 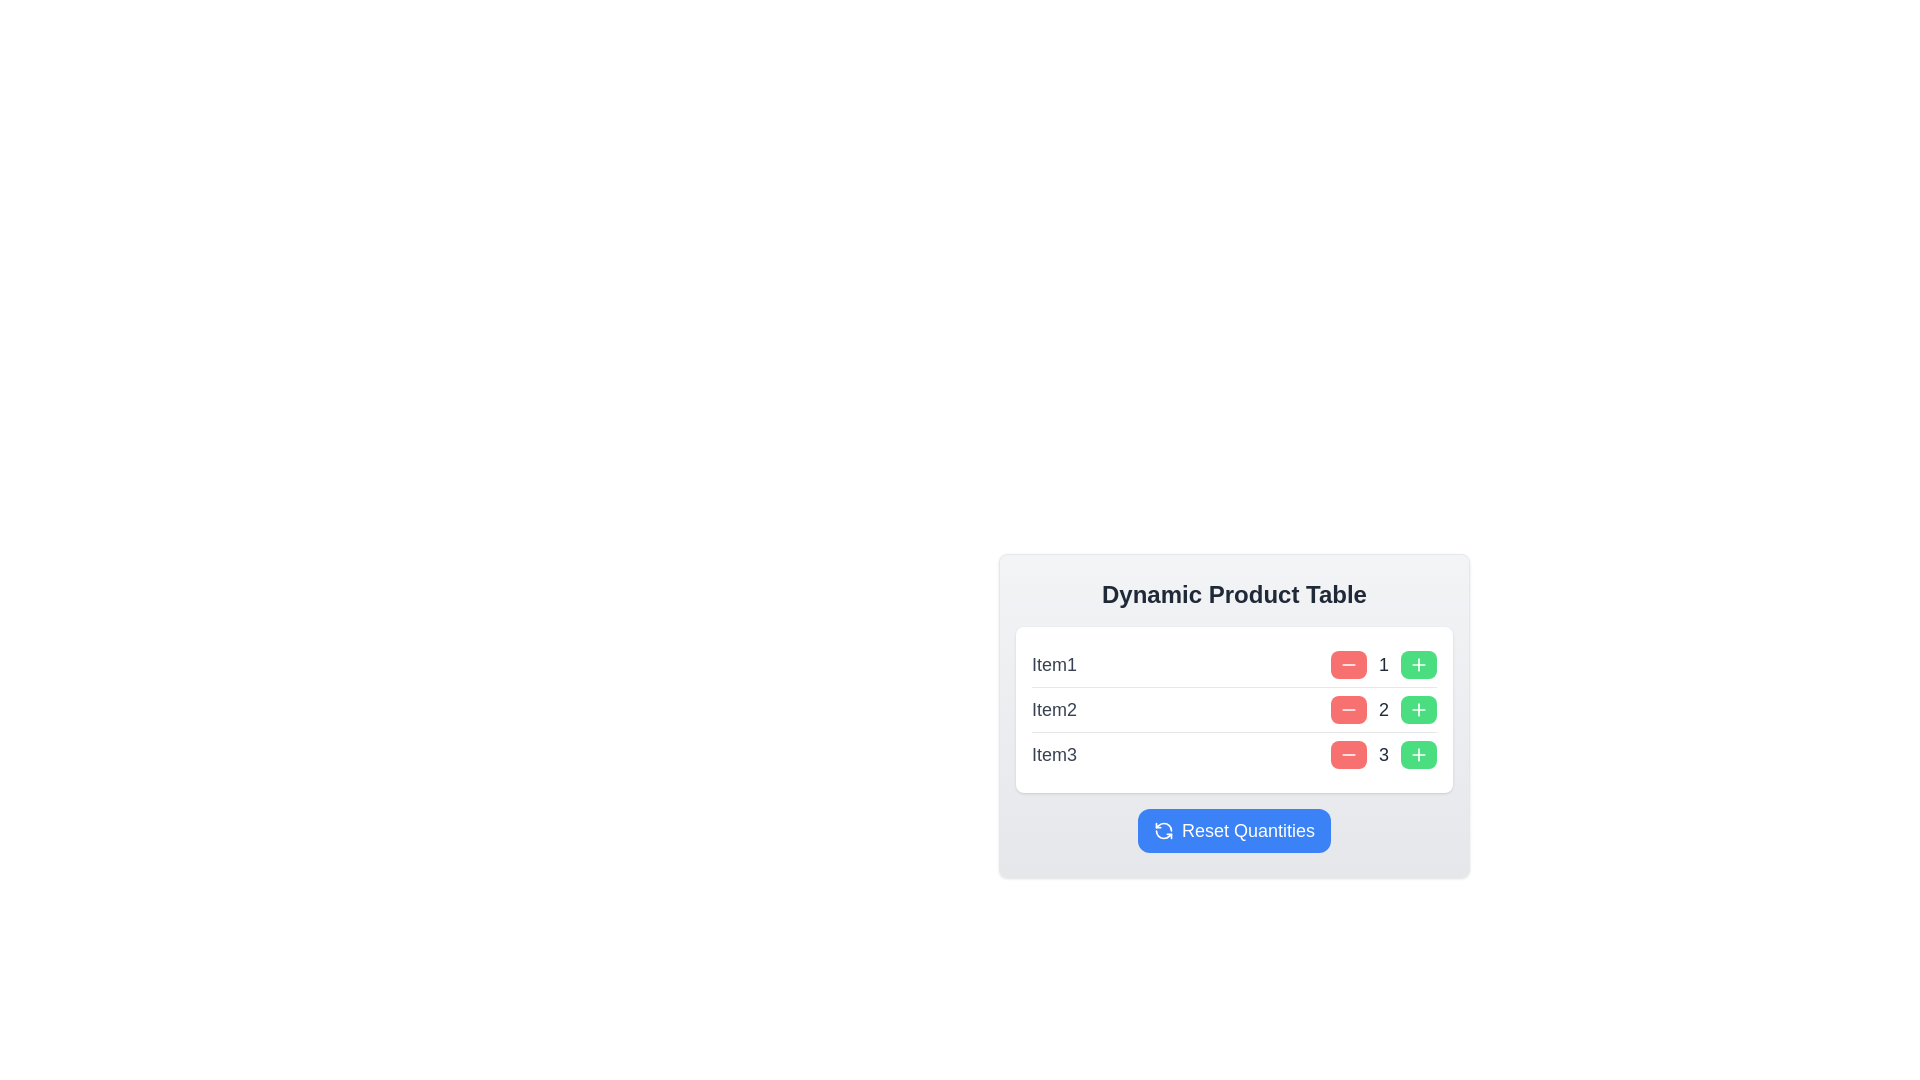 What do you see at coordinates (1382, 755) in the screenshot?
I see `the Text label displaying the count or quantity in the third row of the Dynamic Product Table, positioned between the red decrement button and the green increment button` at bounding box center [1382, 755].